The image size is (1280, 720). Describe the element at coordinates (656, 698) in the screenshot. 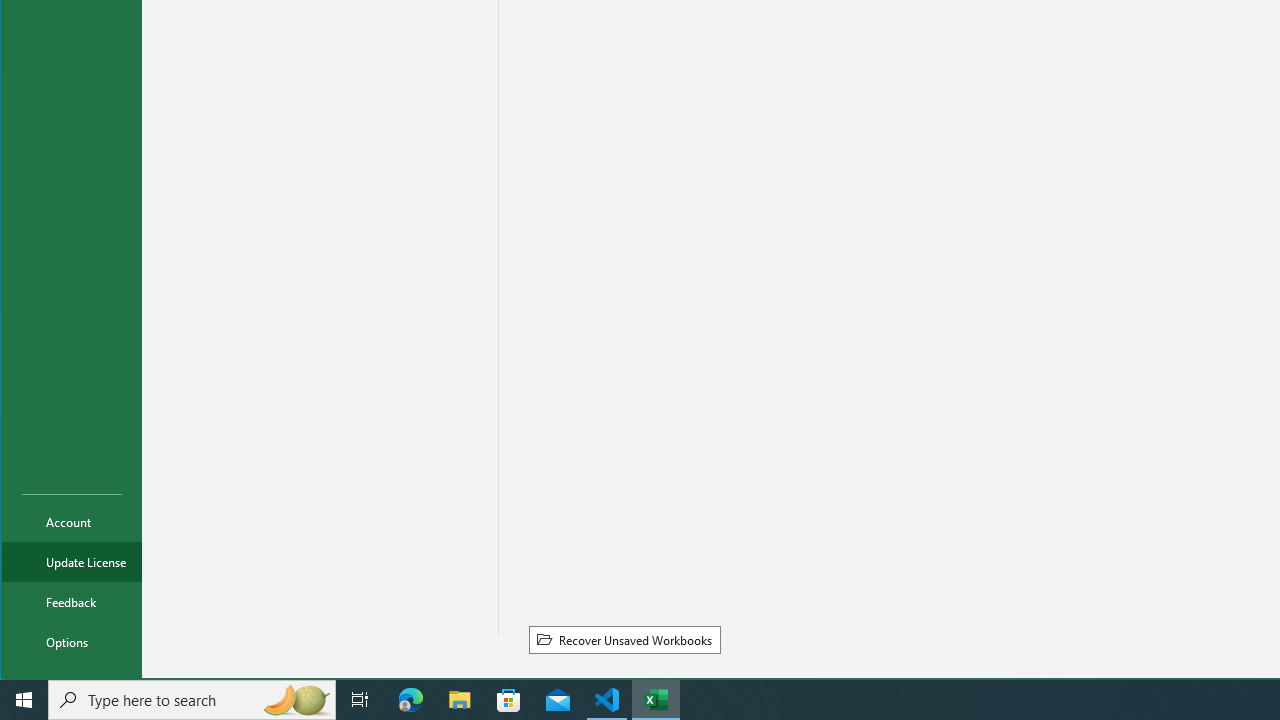

I see `'Excel - 1 running window'` at that location.